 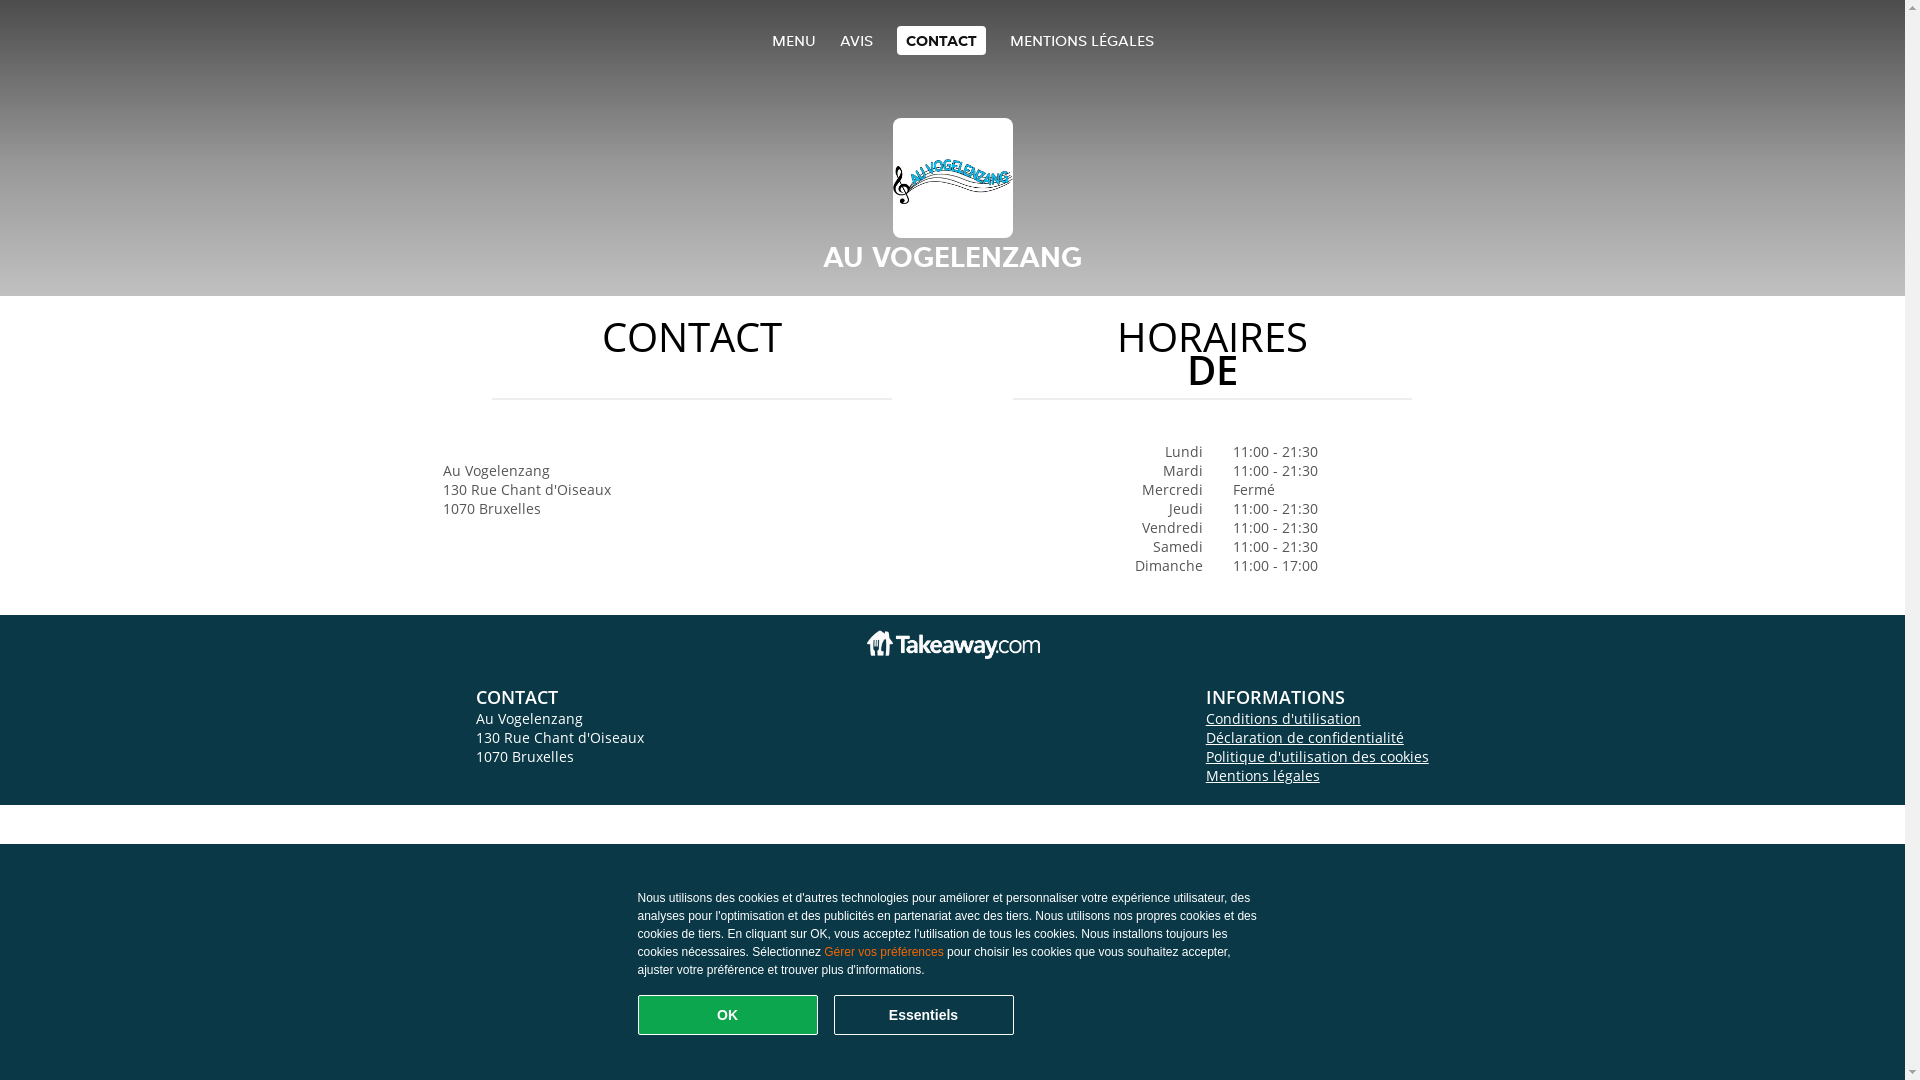 What do you see at coordinates (727, 1014) in the screenshot?
I see `'OK'` at bounding box center [727, 1014].